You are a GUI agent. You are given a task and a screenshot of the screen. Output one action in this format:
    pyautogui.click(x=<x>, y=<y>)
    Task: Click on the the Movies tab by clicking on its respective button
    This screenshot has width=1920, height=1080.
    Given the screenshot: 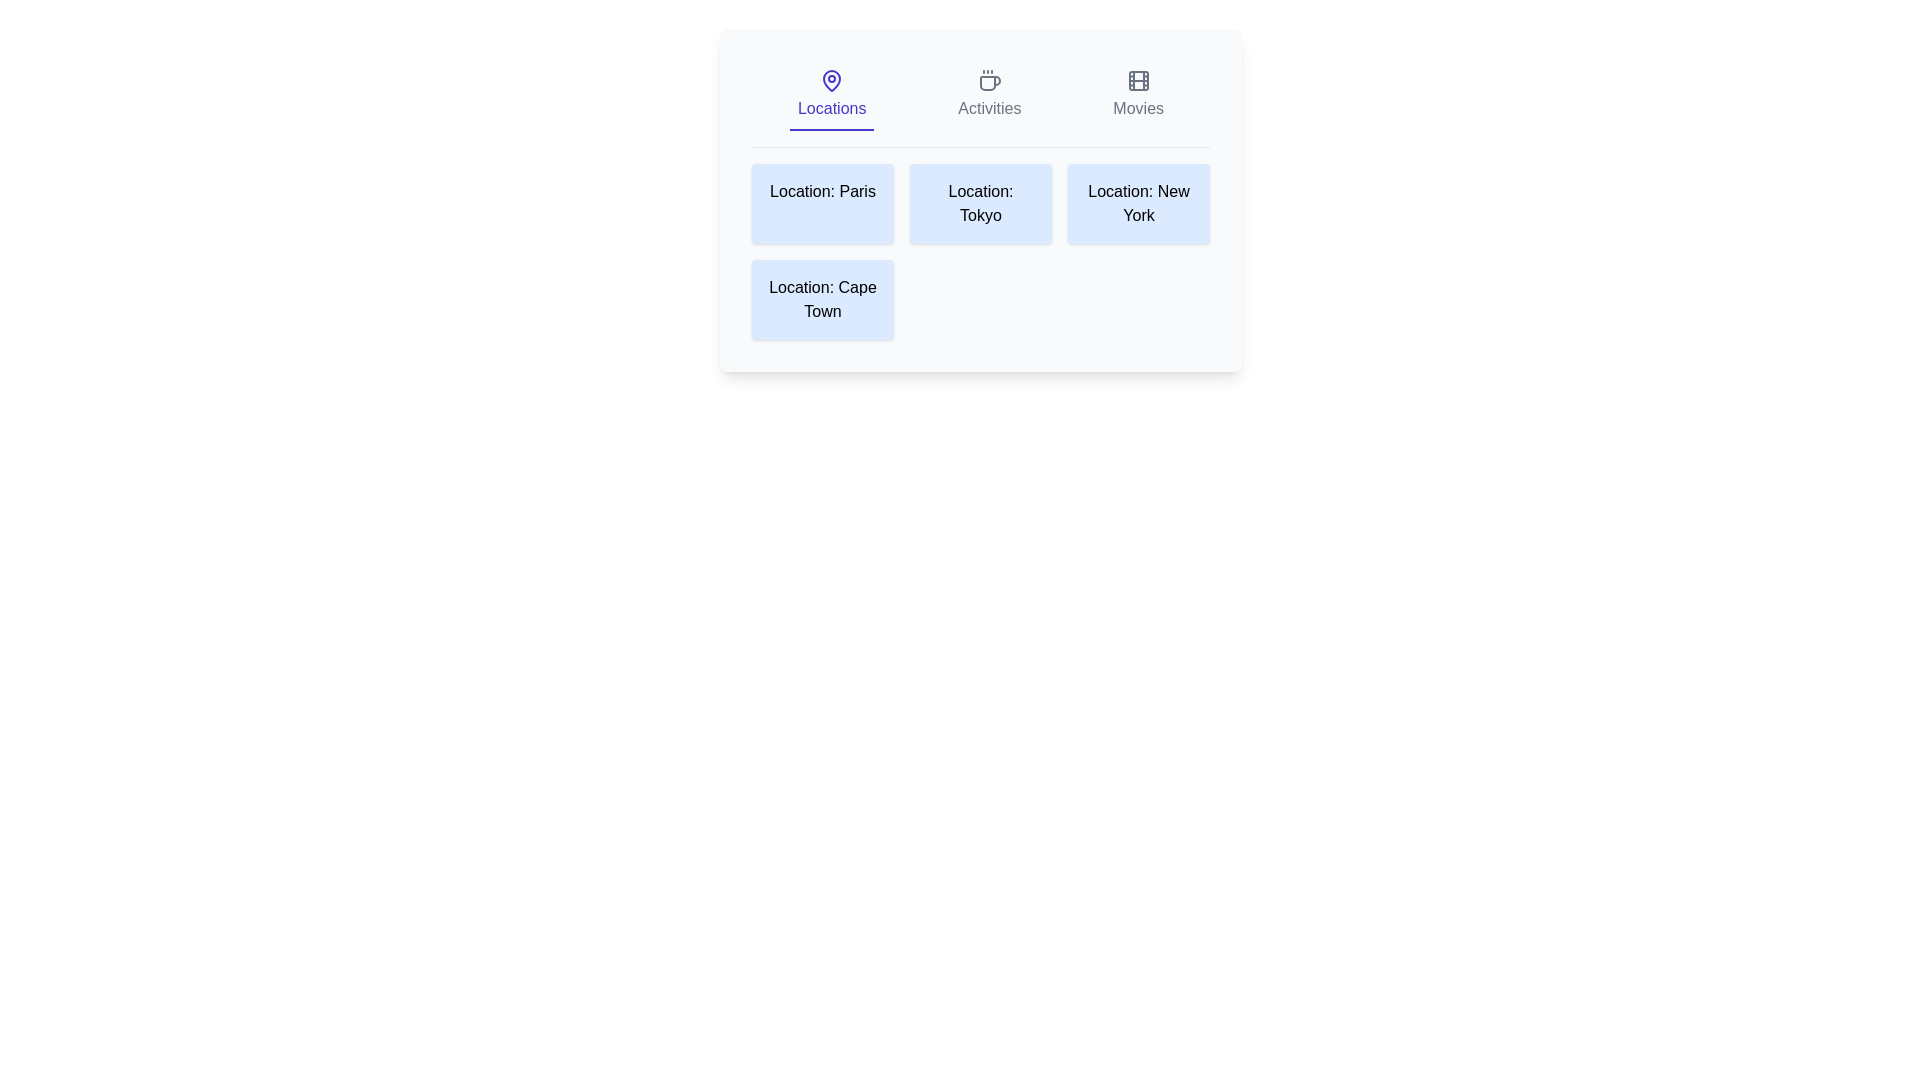 What is the action you would take?
    pyautogui.click(x=1138, y=96)
    